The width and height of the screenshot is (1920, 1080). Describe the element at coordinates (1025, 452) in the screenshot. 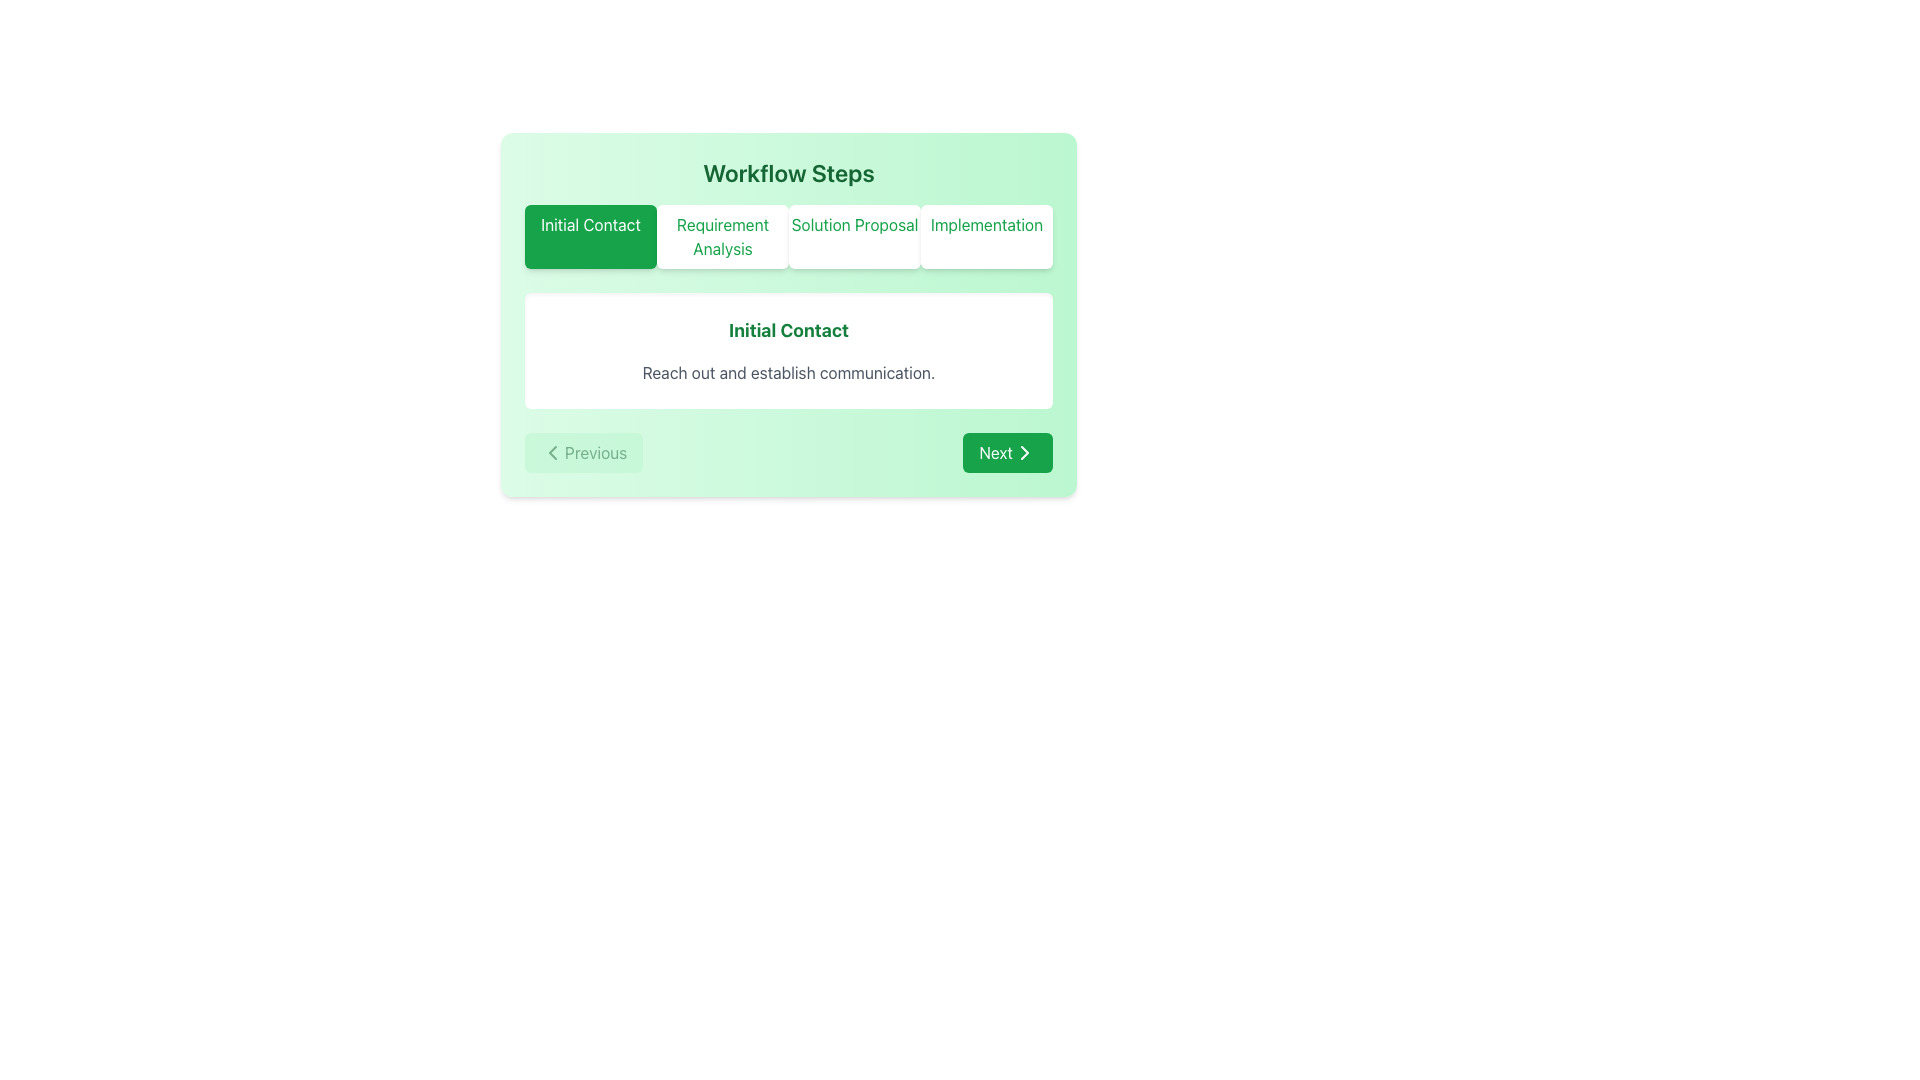

I see `the SVG icon located within the green 'Next' button at the bottom right of the interface to trigger a visual response` at that location.